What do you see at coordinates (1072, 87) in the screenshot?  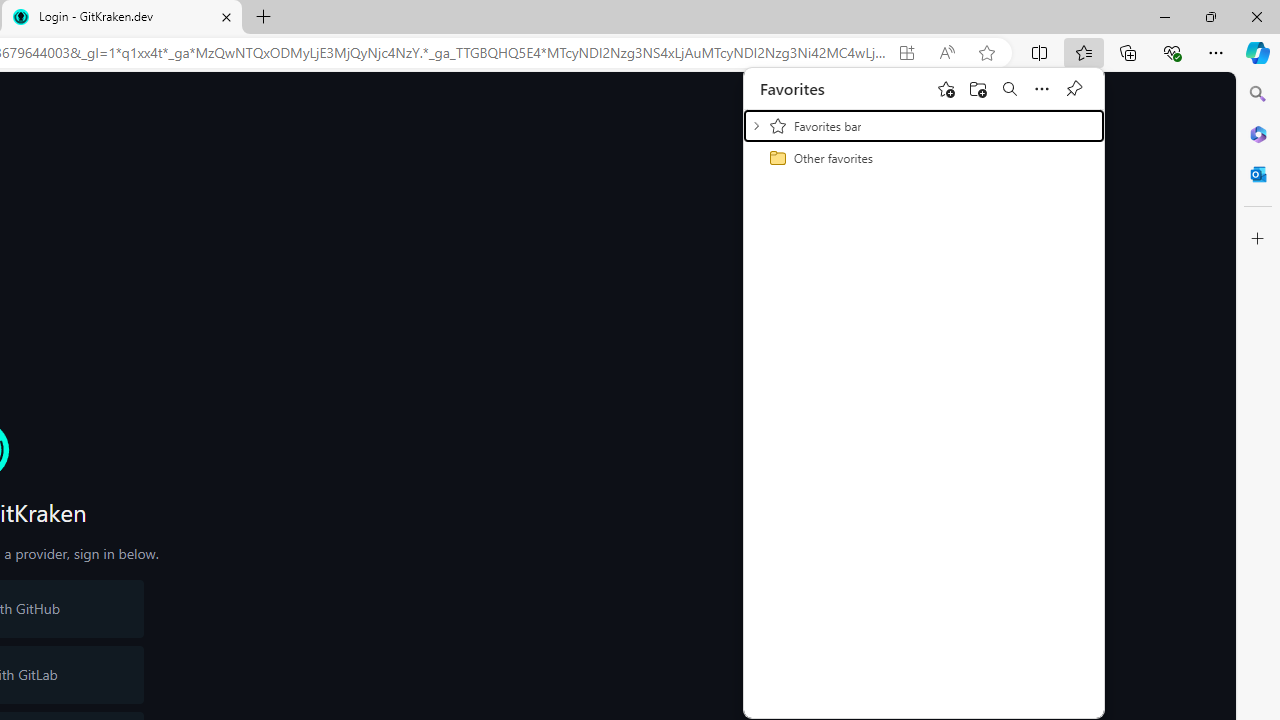 I see `'Pin favorites'` at bounding box center [1072, 87].